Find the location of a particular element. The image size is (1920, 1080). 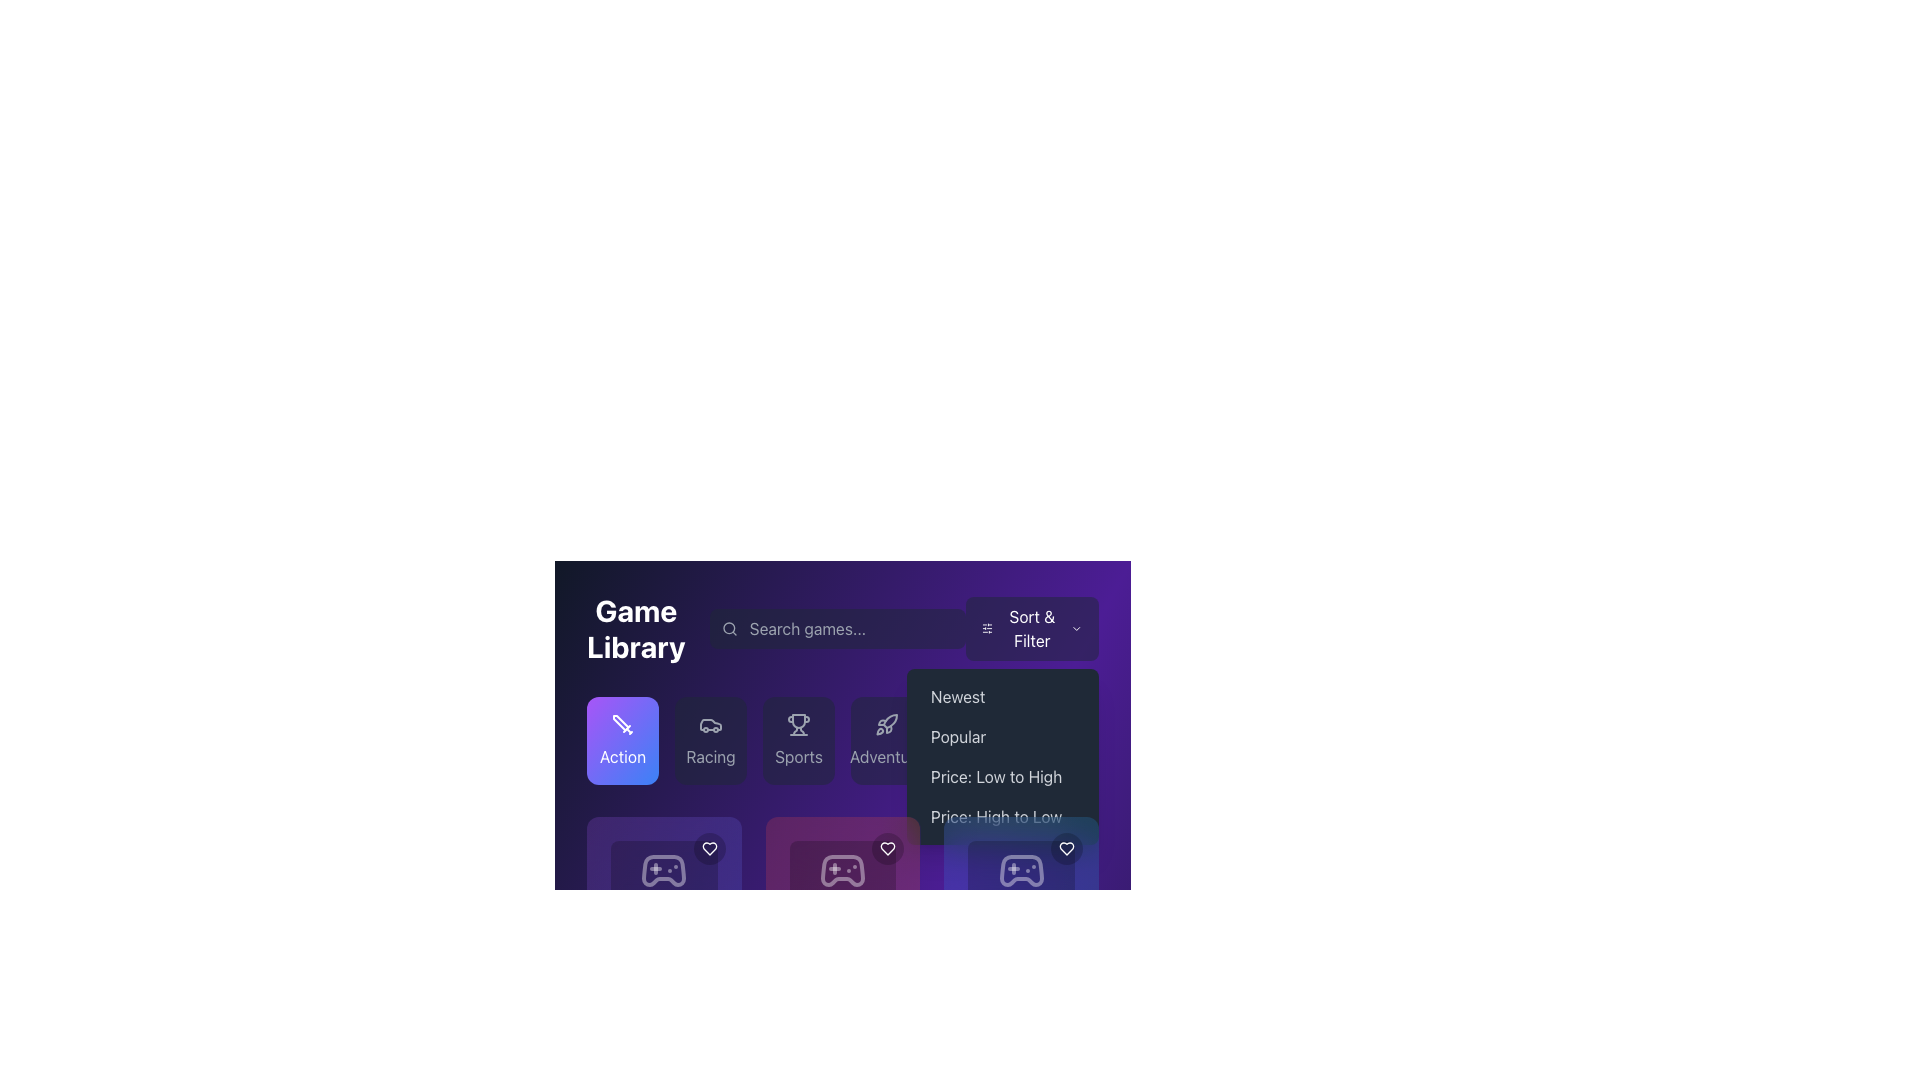

the 'Popular' sorting option in the dropdown list located under 'Sort & Filter' is located at coordinates (1003, 736).